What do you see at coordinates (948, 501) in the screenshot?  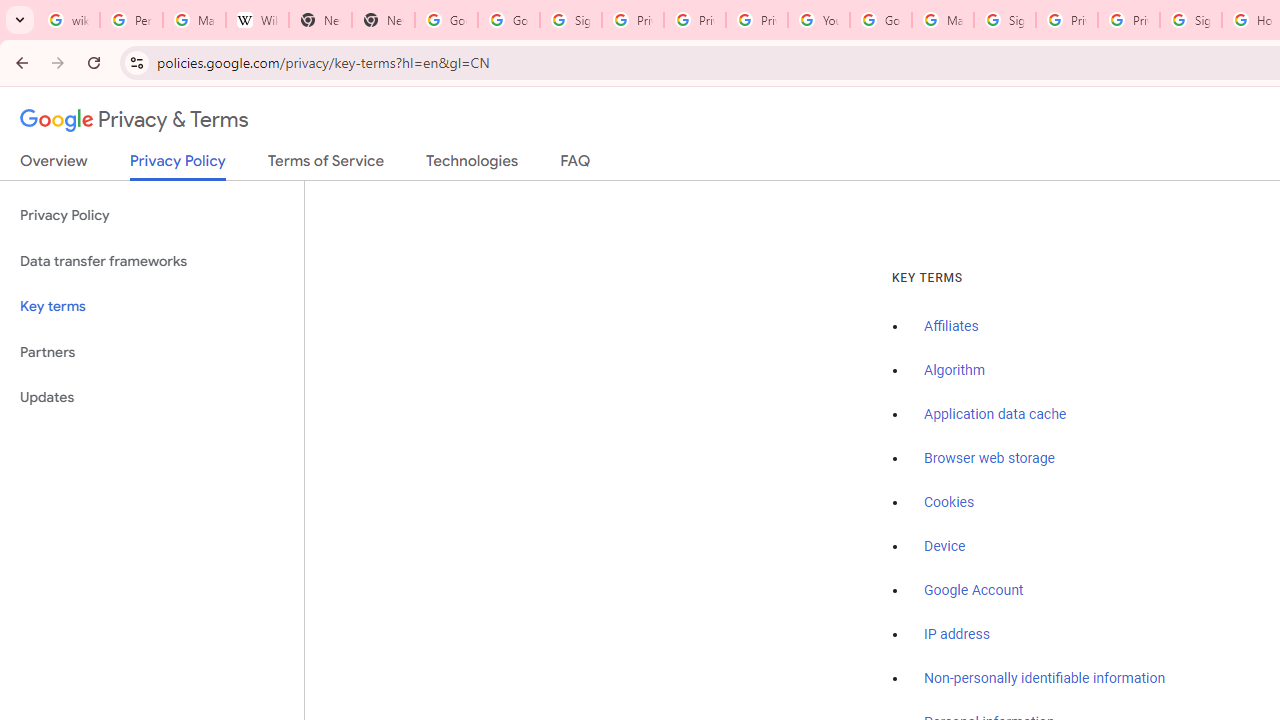 I see `'Cookies'` at bounding box center [948, 501].